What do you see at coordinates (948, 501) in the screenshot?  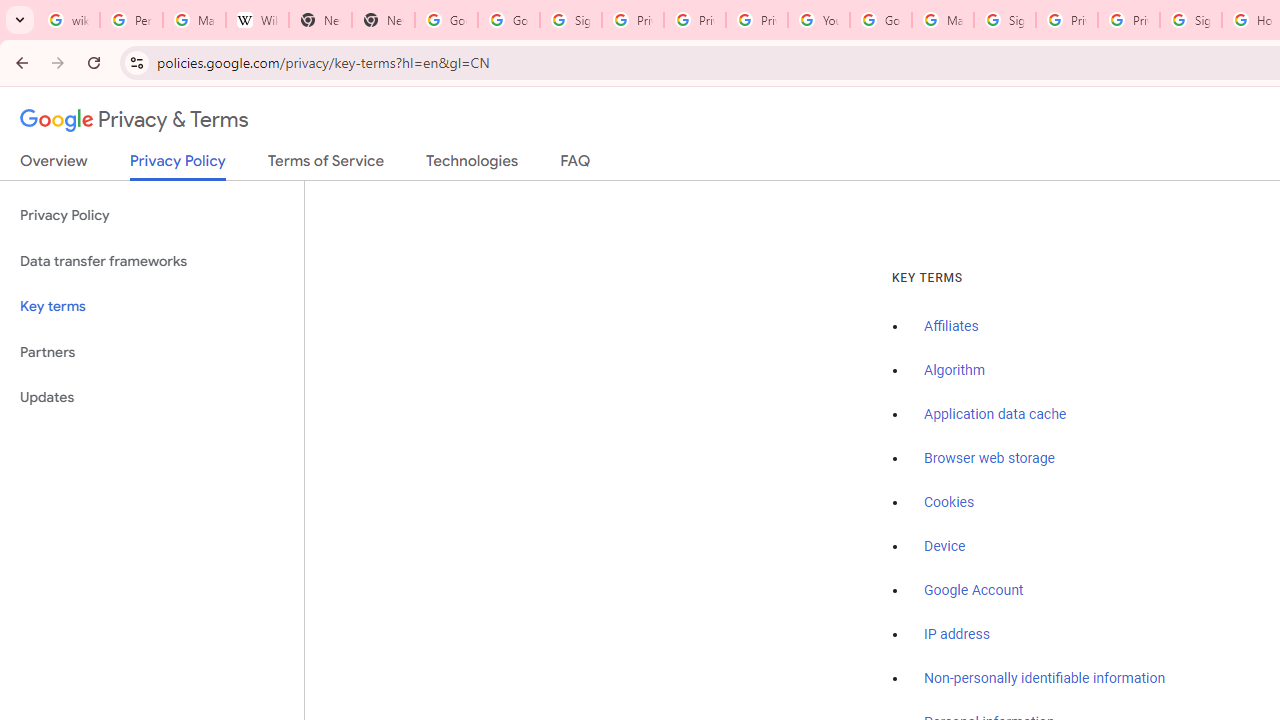 I see `'Cookies'` at bounding box center [948, 501].